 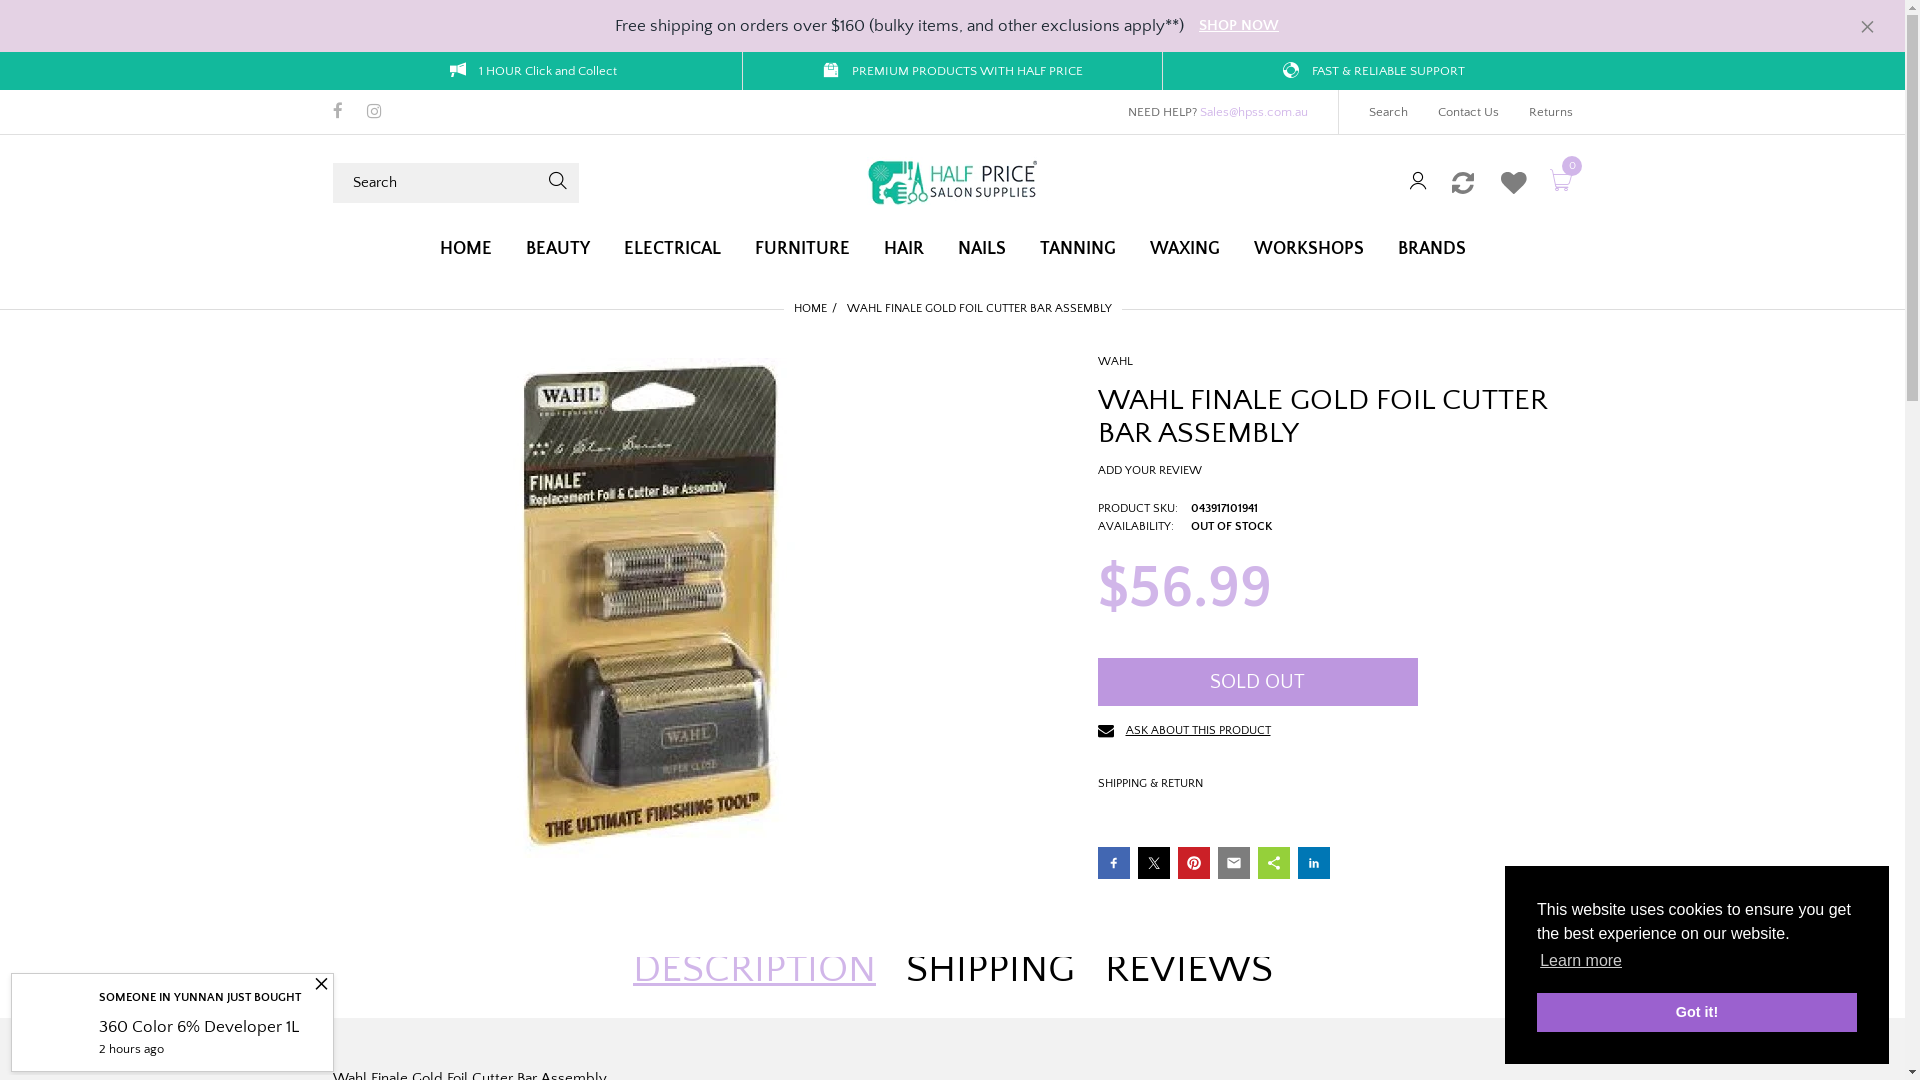 What do you see at coordinates (1077, 248) in the screenshot?
I see `'TANNING'` at bounding box center [1077, 248].